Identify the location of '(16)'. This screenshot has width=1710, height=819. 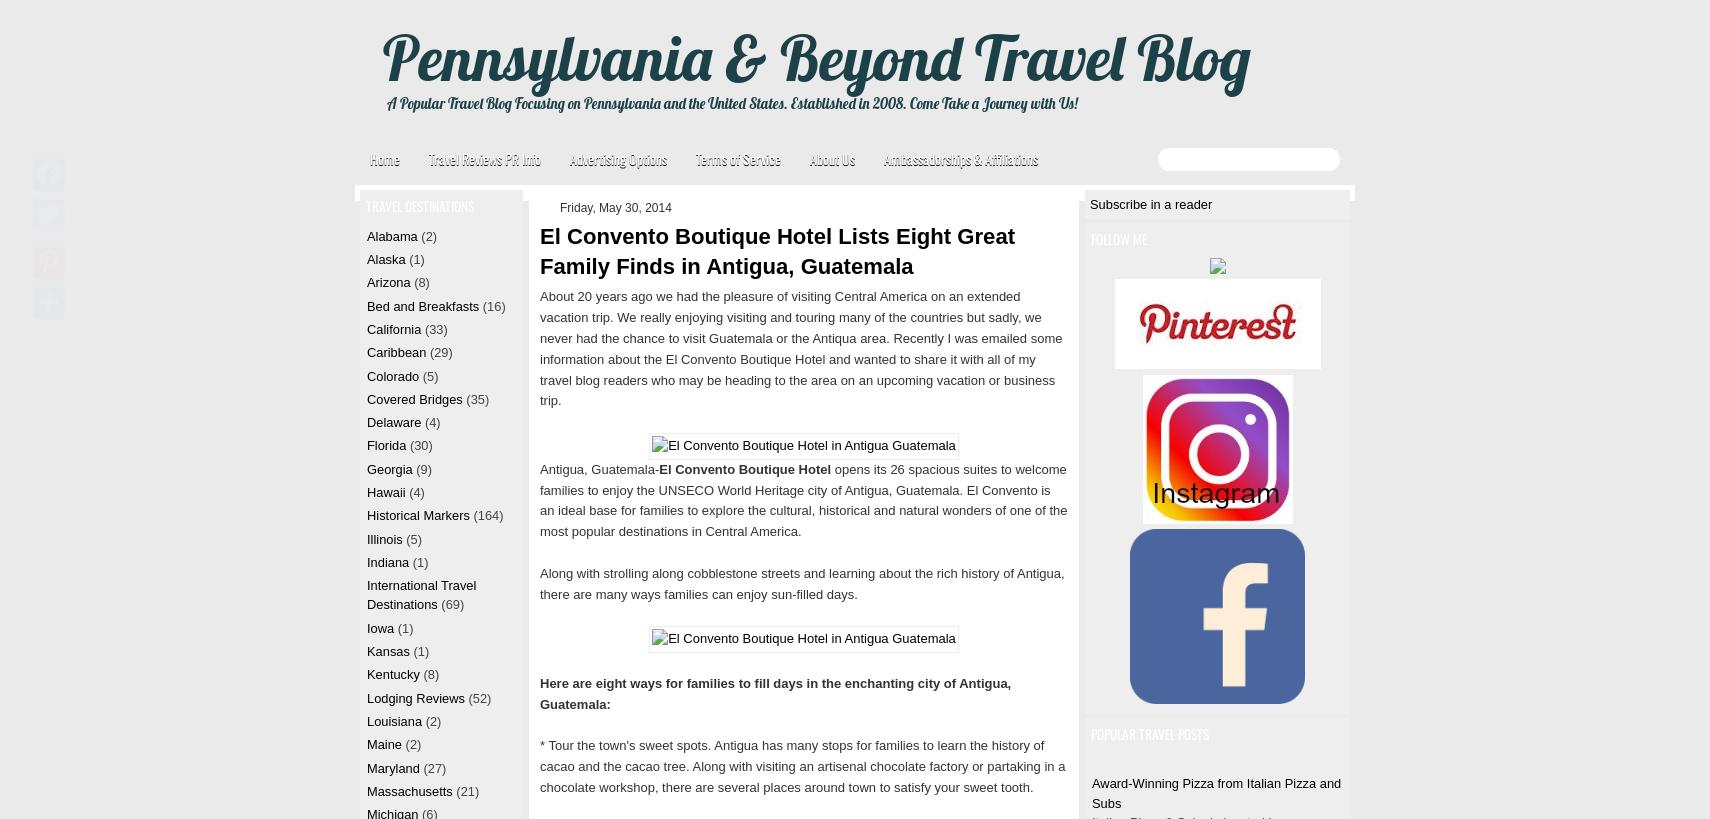
(482, 305).